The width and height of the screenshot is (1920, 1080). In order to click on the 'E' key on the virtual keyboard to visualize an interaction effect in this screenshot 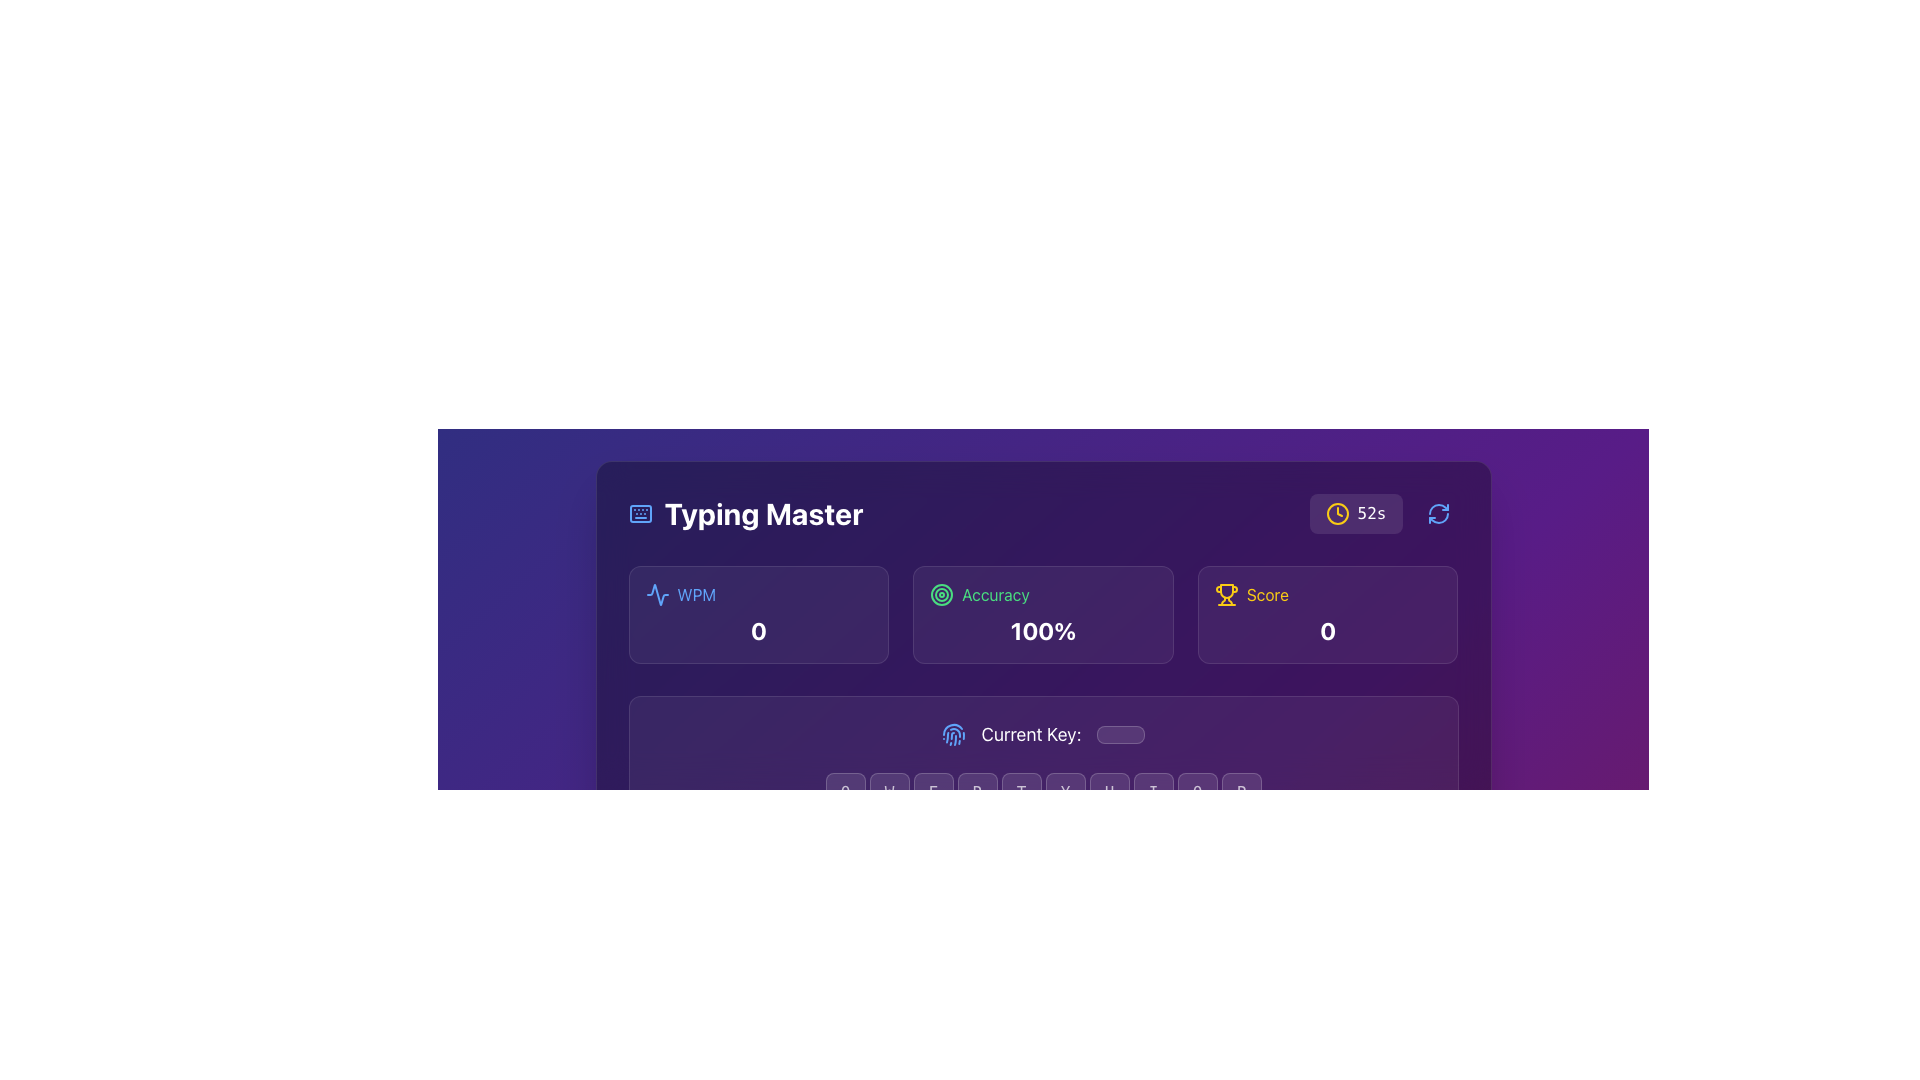, I will do `click(932, 792)`.